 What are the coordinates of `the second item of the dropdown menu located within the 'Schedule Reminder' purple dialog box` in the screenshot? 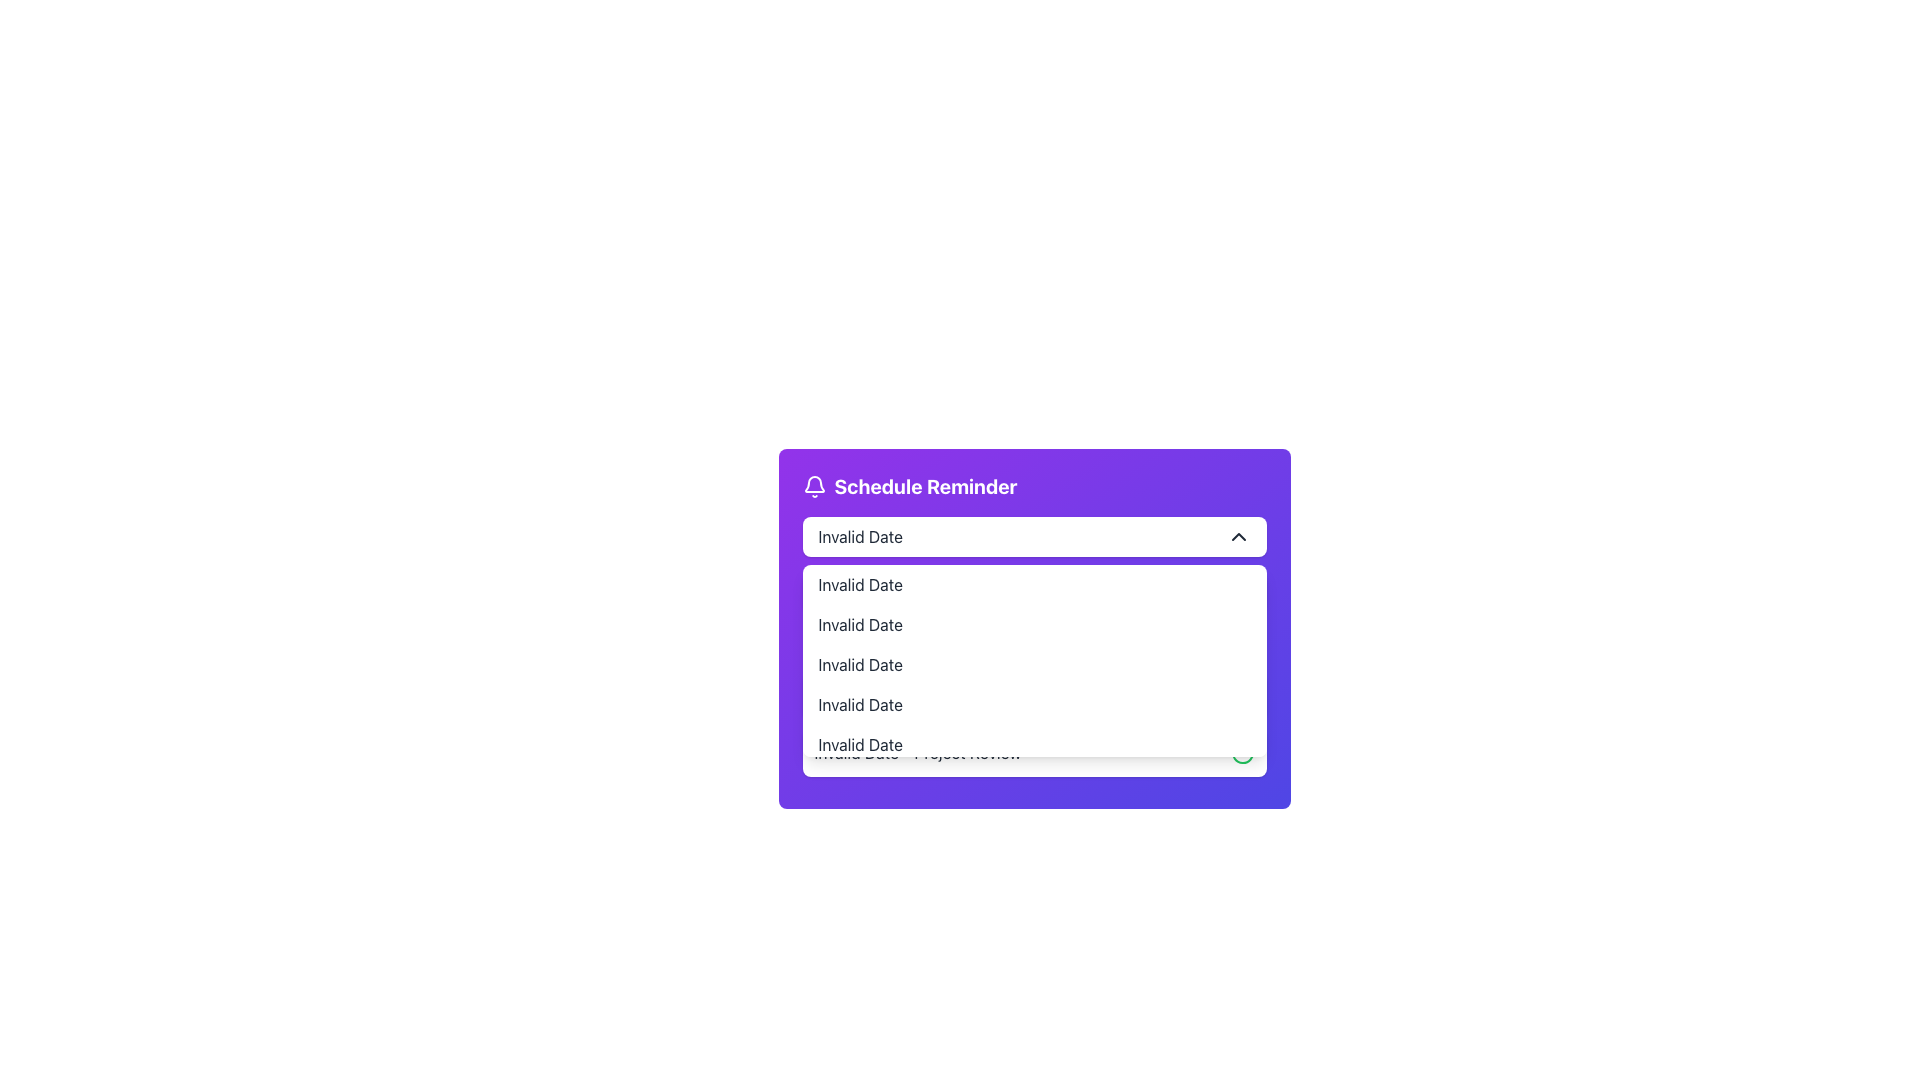 It's located at (1034, 623).